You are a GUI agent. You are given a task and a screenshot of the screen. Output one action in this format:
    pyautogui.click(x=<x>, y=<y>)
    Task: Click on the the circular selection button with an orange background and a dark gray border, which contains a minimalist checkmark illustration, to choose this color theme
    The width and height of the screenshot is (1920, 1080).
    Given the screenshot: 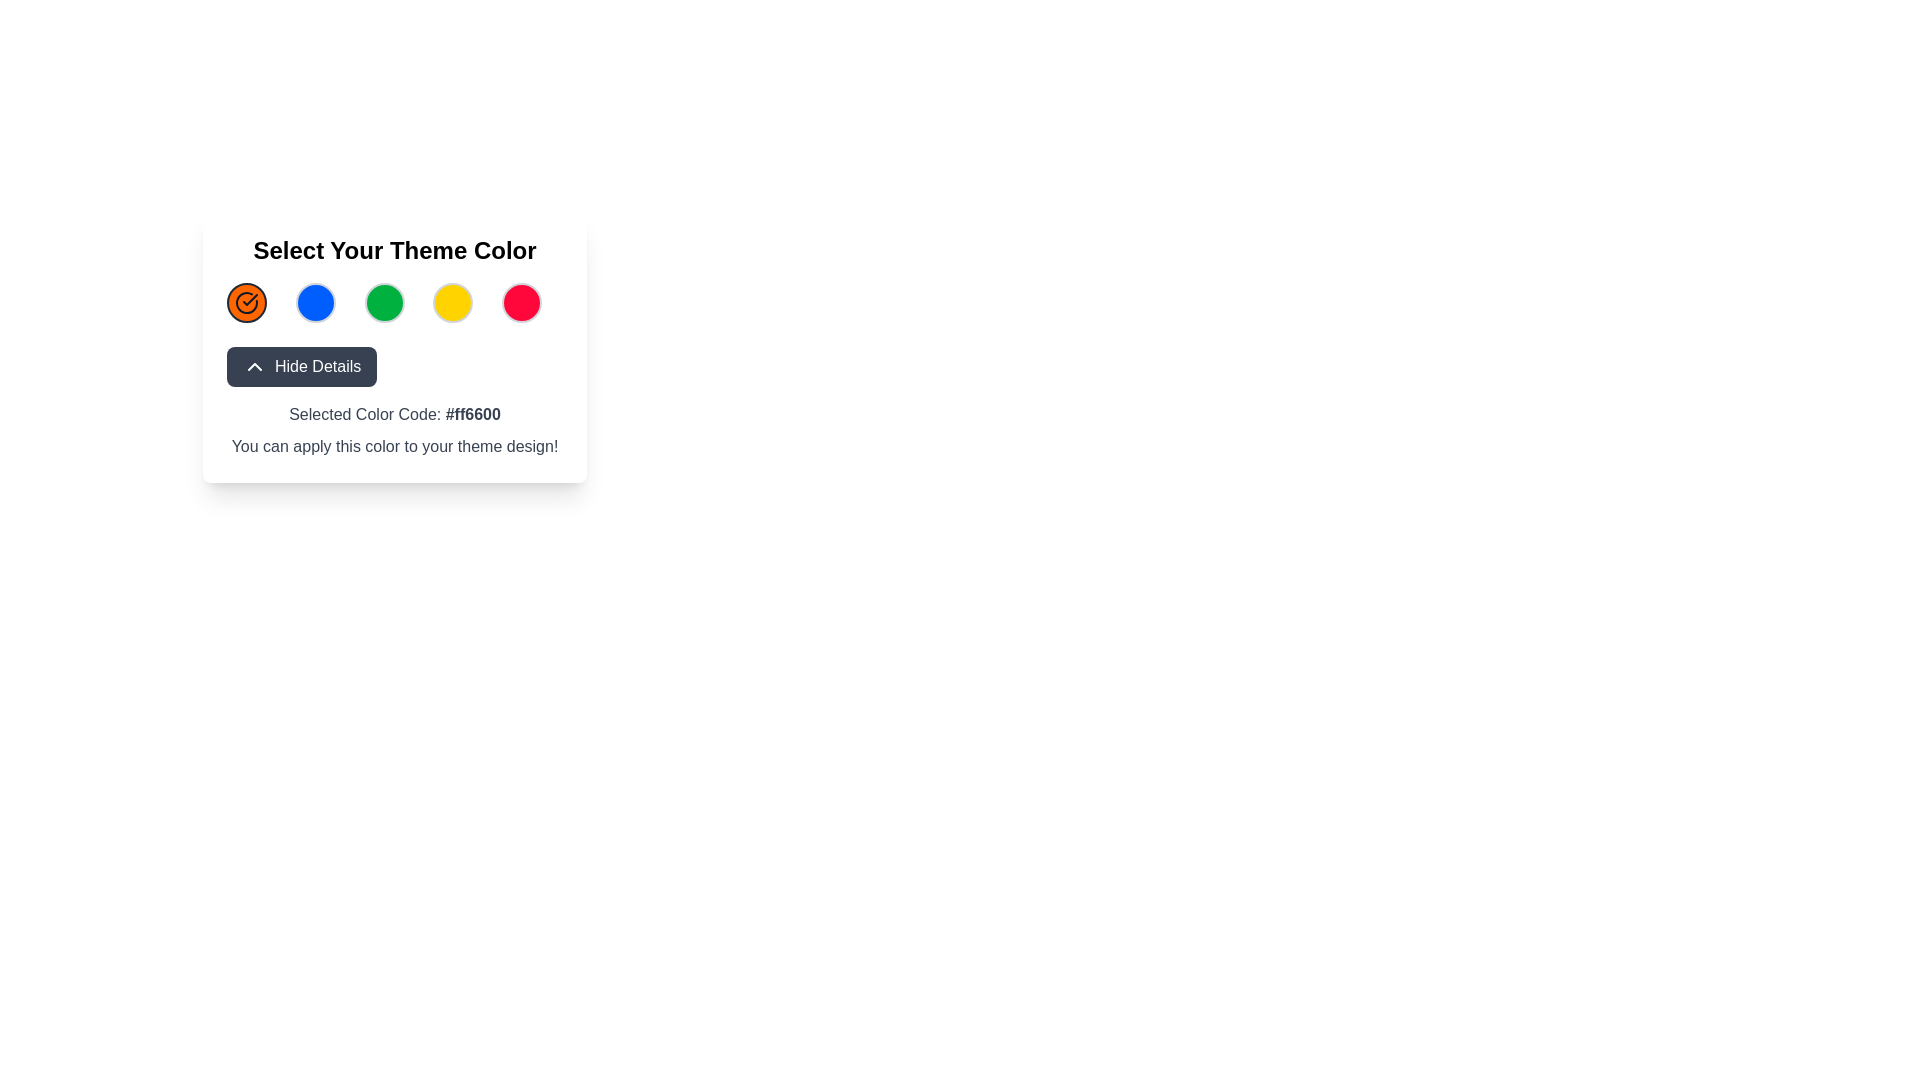 What is the action you would take?
    pyautogui.click(x=245, y=303)
    